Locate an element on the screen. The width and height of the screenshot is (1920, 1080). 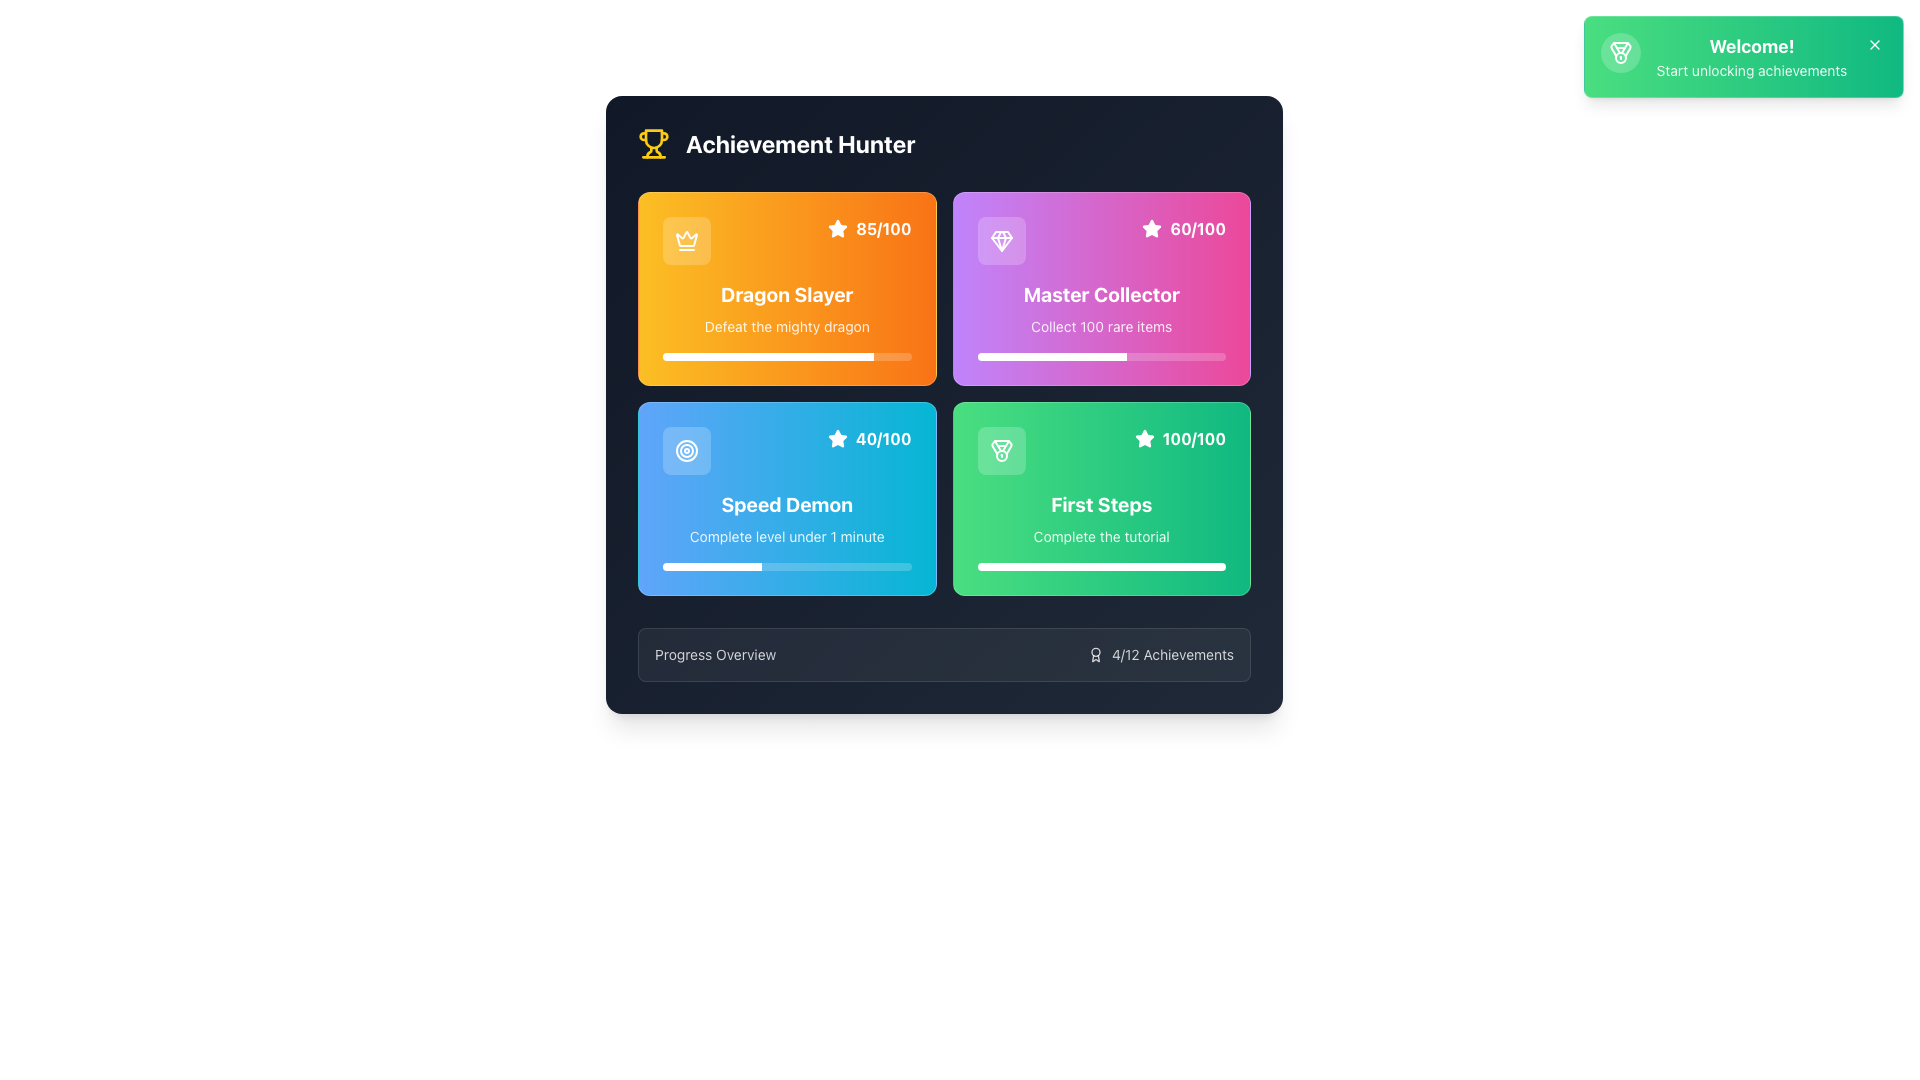
the achievements icon located to the left of the text '4/12 Achievements' in the 'Progress Overview' section of the card is located at coordinates (1095, 655).